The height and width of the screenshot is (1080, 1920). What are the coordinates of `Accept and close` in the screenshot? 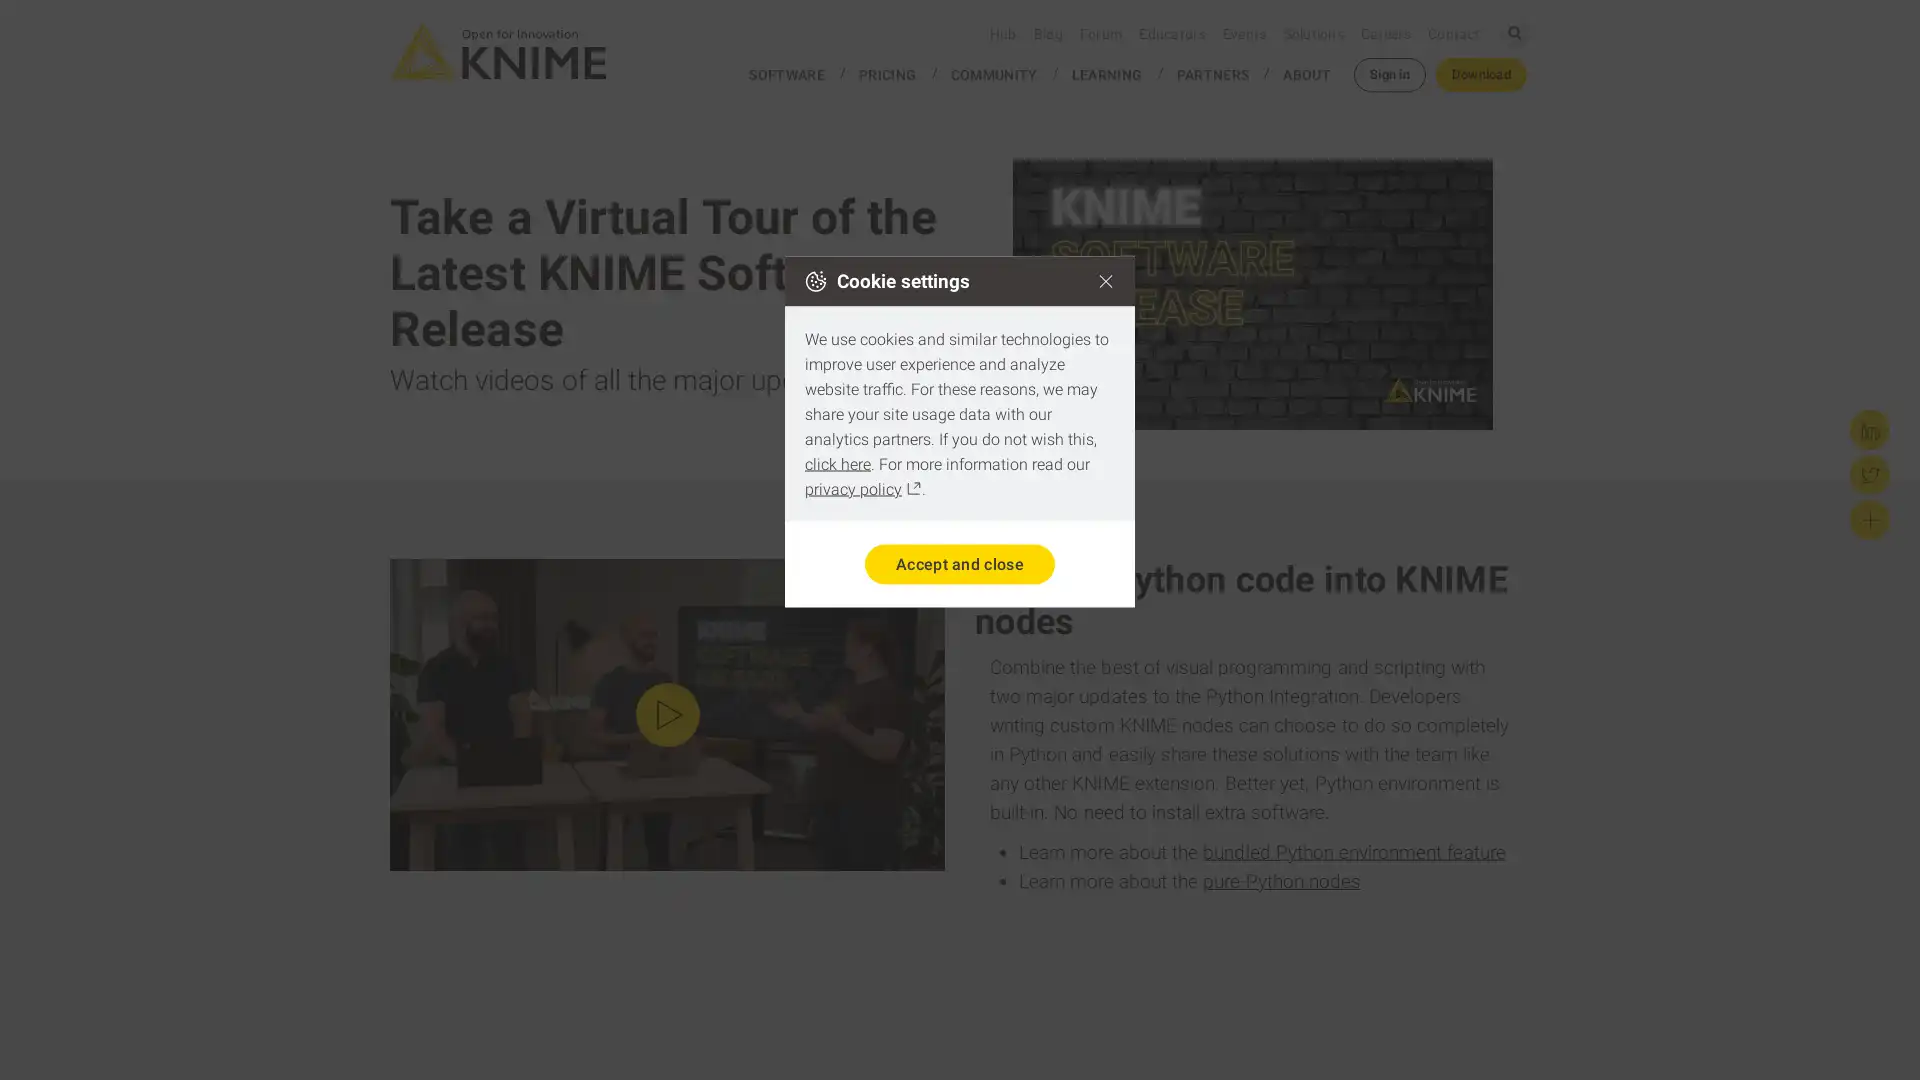 It's located at (958, 563).